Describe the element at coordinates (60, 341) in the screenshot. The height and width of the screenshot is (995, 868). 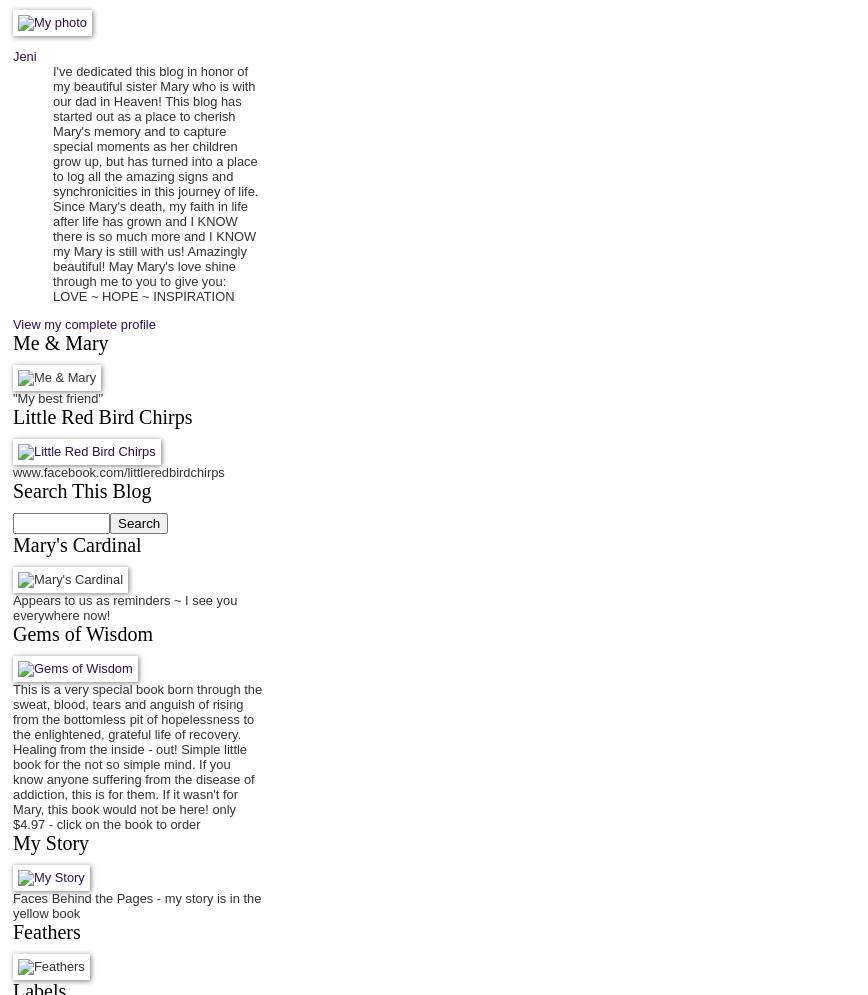
I see `'Me & Mary'` at that location.